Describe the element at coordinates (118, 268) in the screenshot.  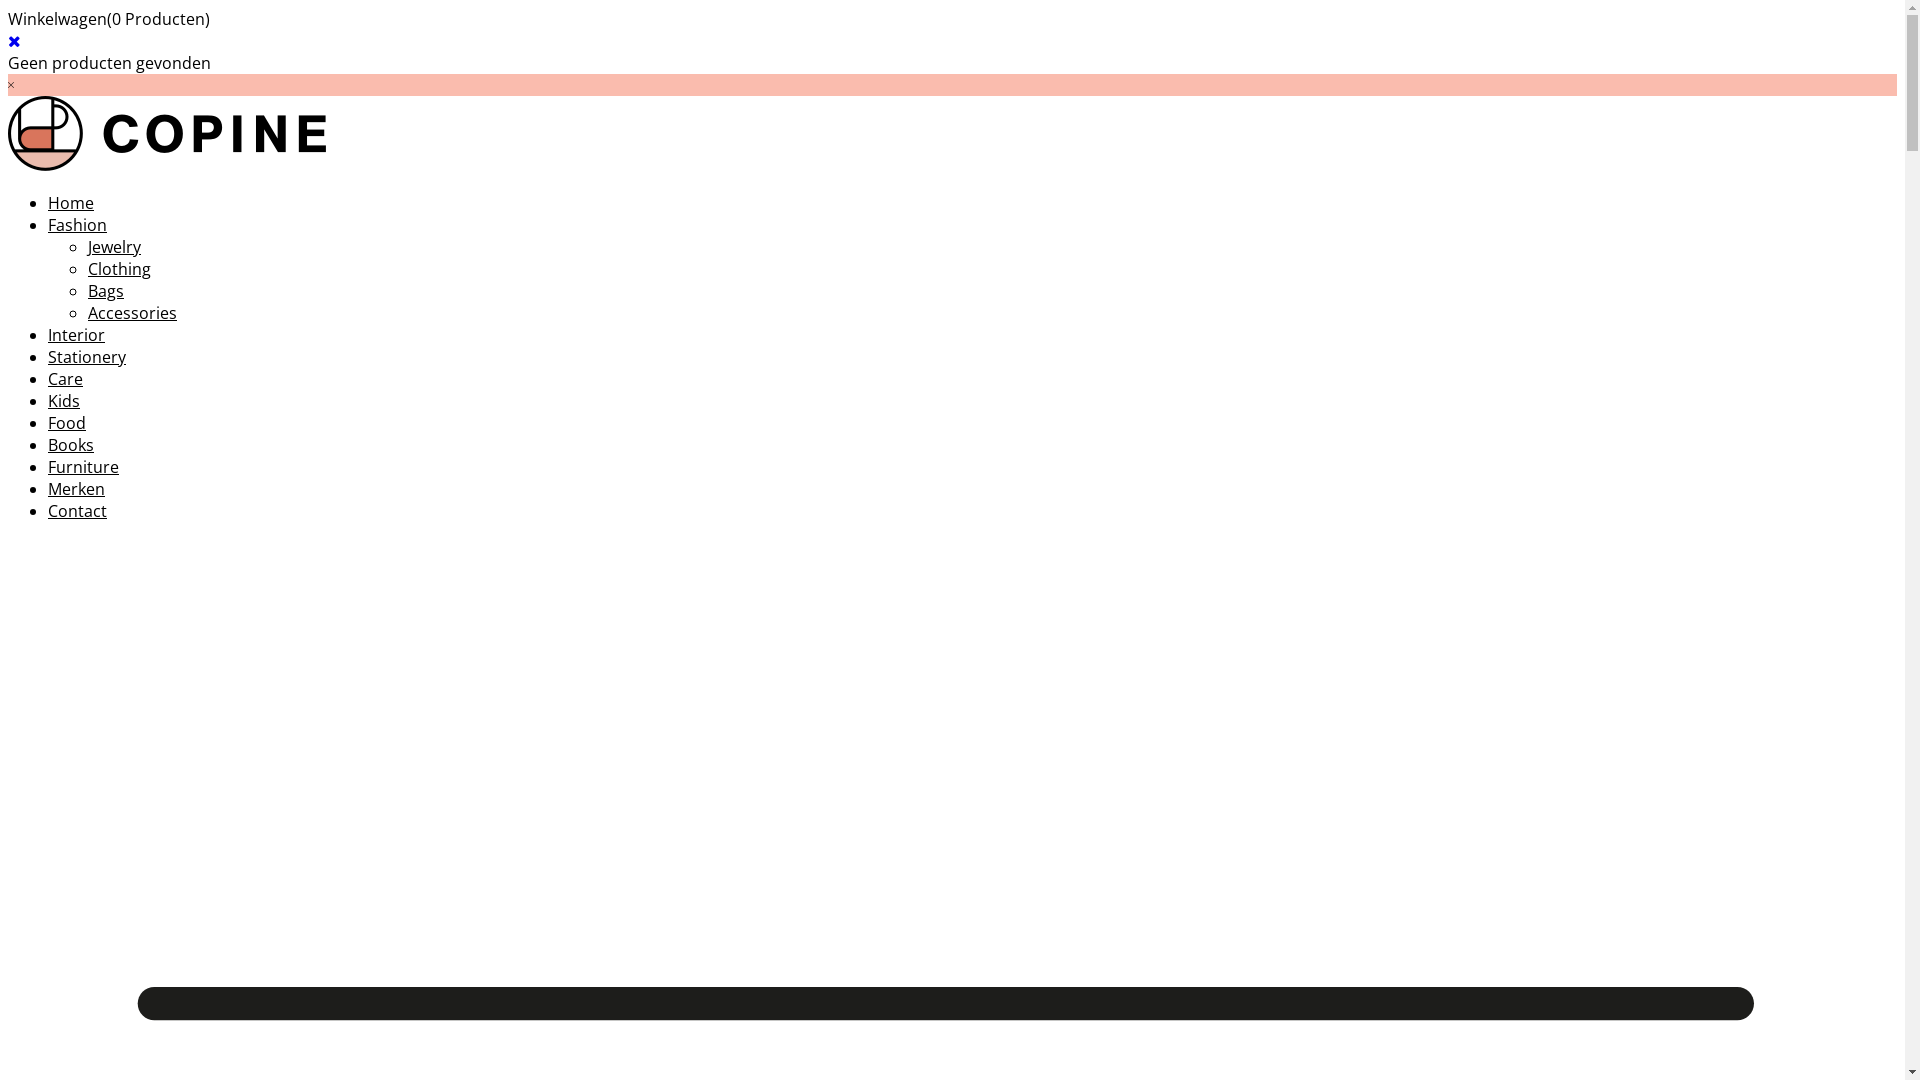
I see `'Clothing'` at that location.